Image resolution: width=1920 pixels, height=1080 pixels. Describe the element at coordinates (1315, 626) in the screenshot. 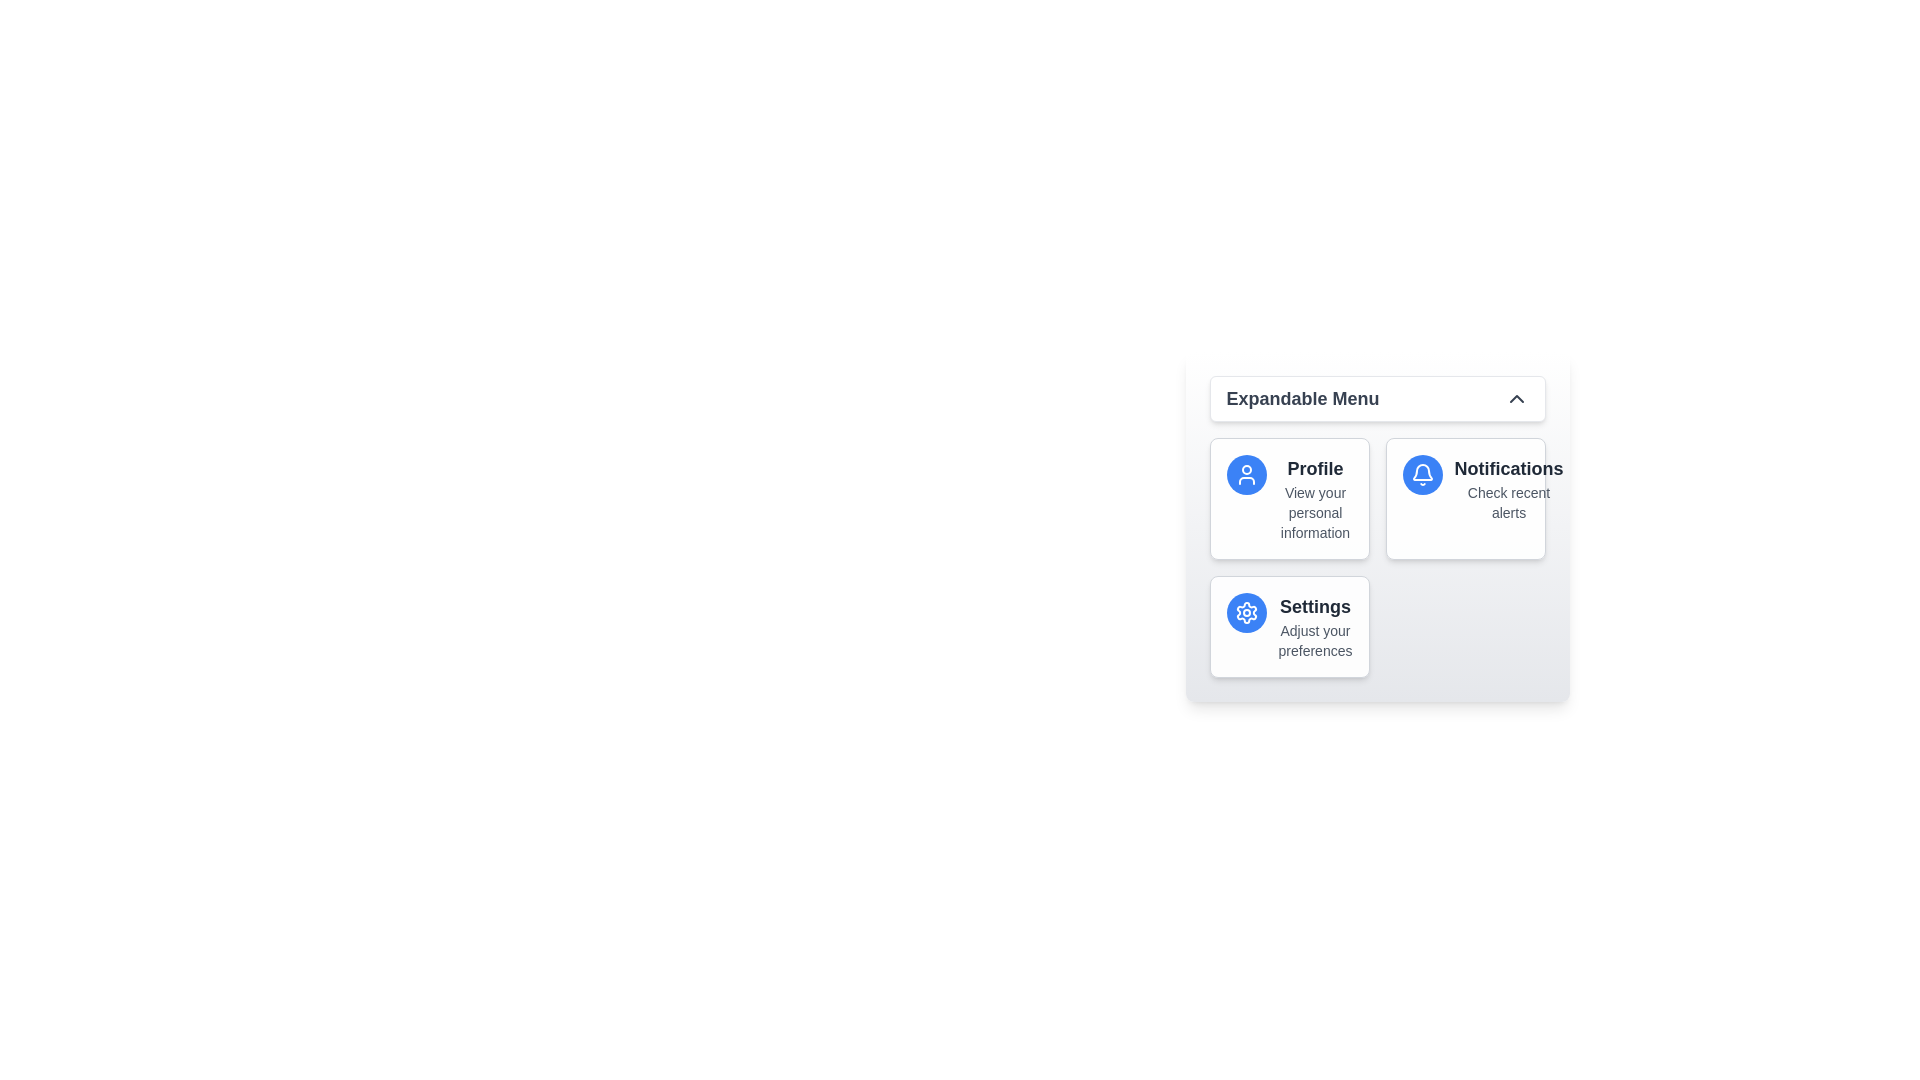

I see `the 'Settings' option in the menu` at that location.